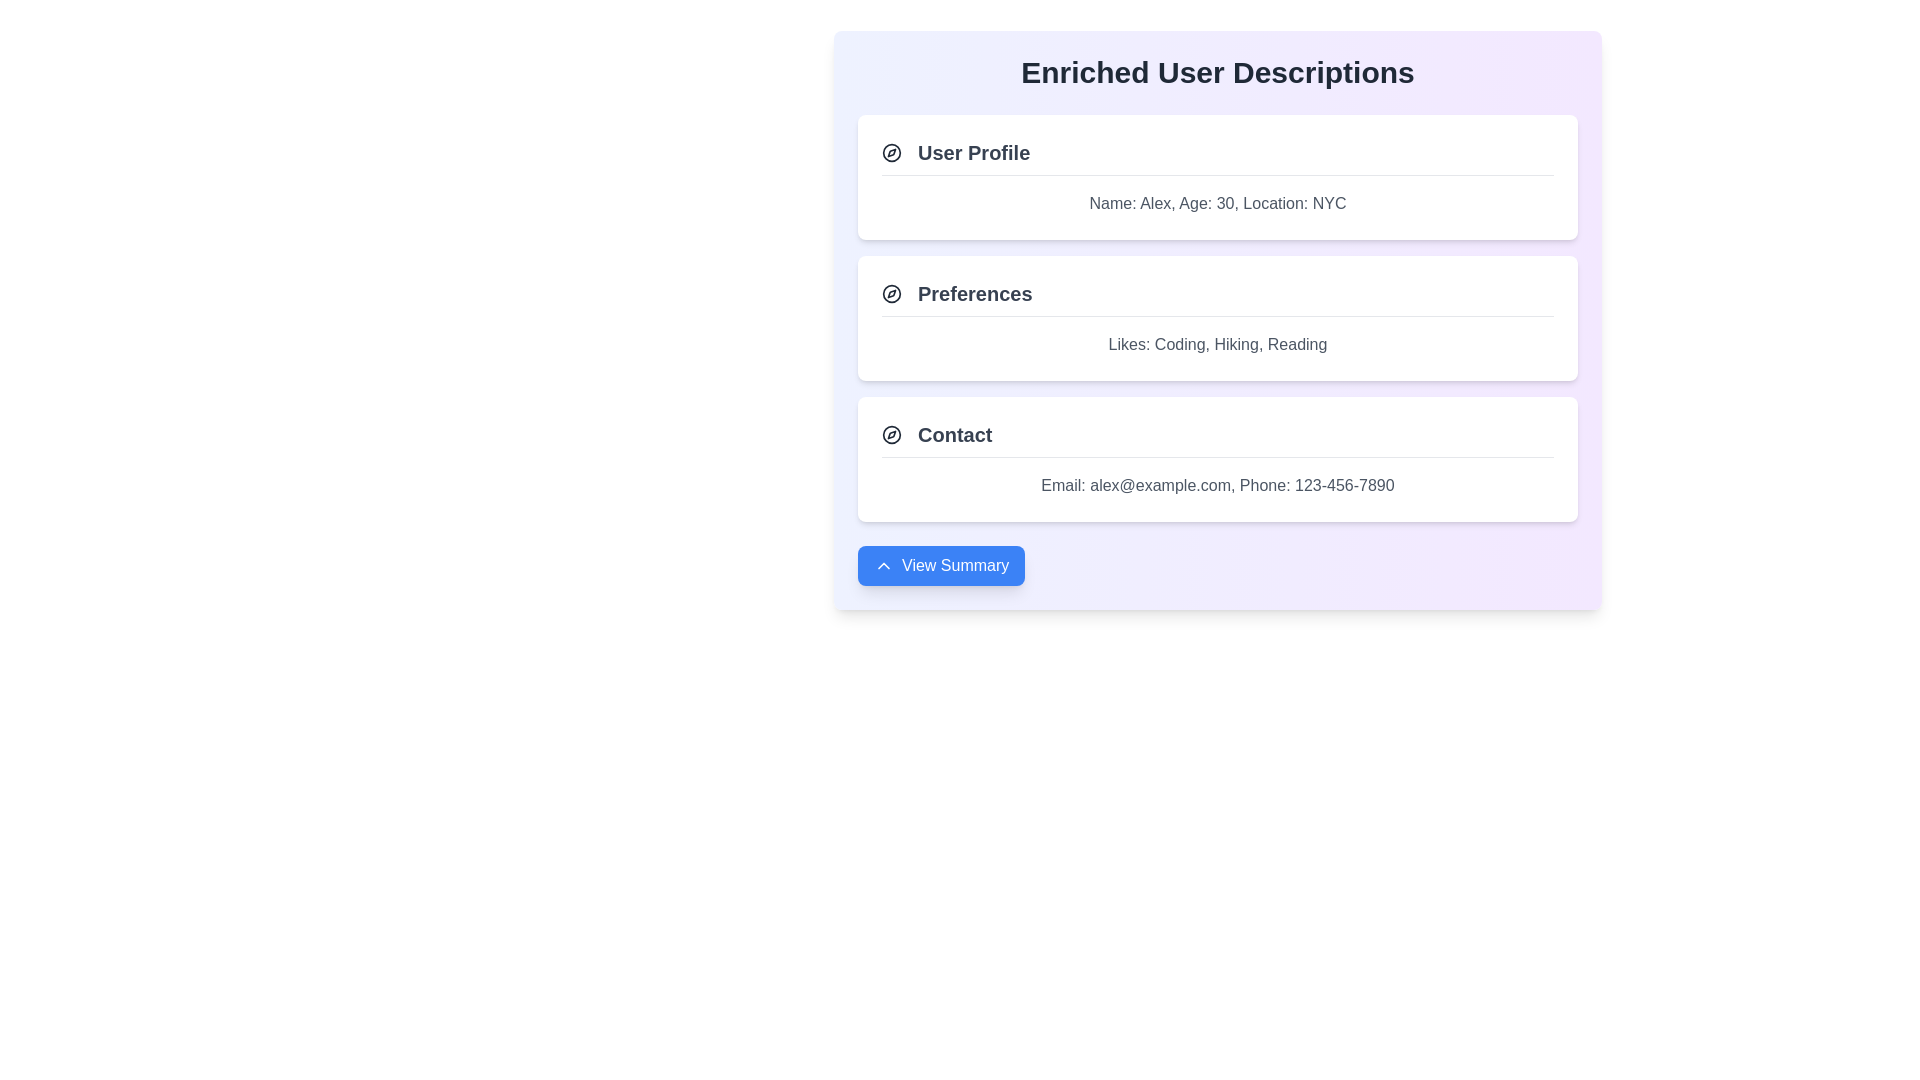  What do you see at coordinates (940, 566) in the screenshot?
I see `the blue button labeled 'View Summary' with a left-pointing chevron icon, located at the bottom center of the panel labeled 'Enriched User Descriptions'` at bounding box center [940, 566].